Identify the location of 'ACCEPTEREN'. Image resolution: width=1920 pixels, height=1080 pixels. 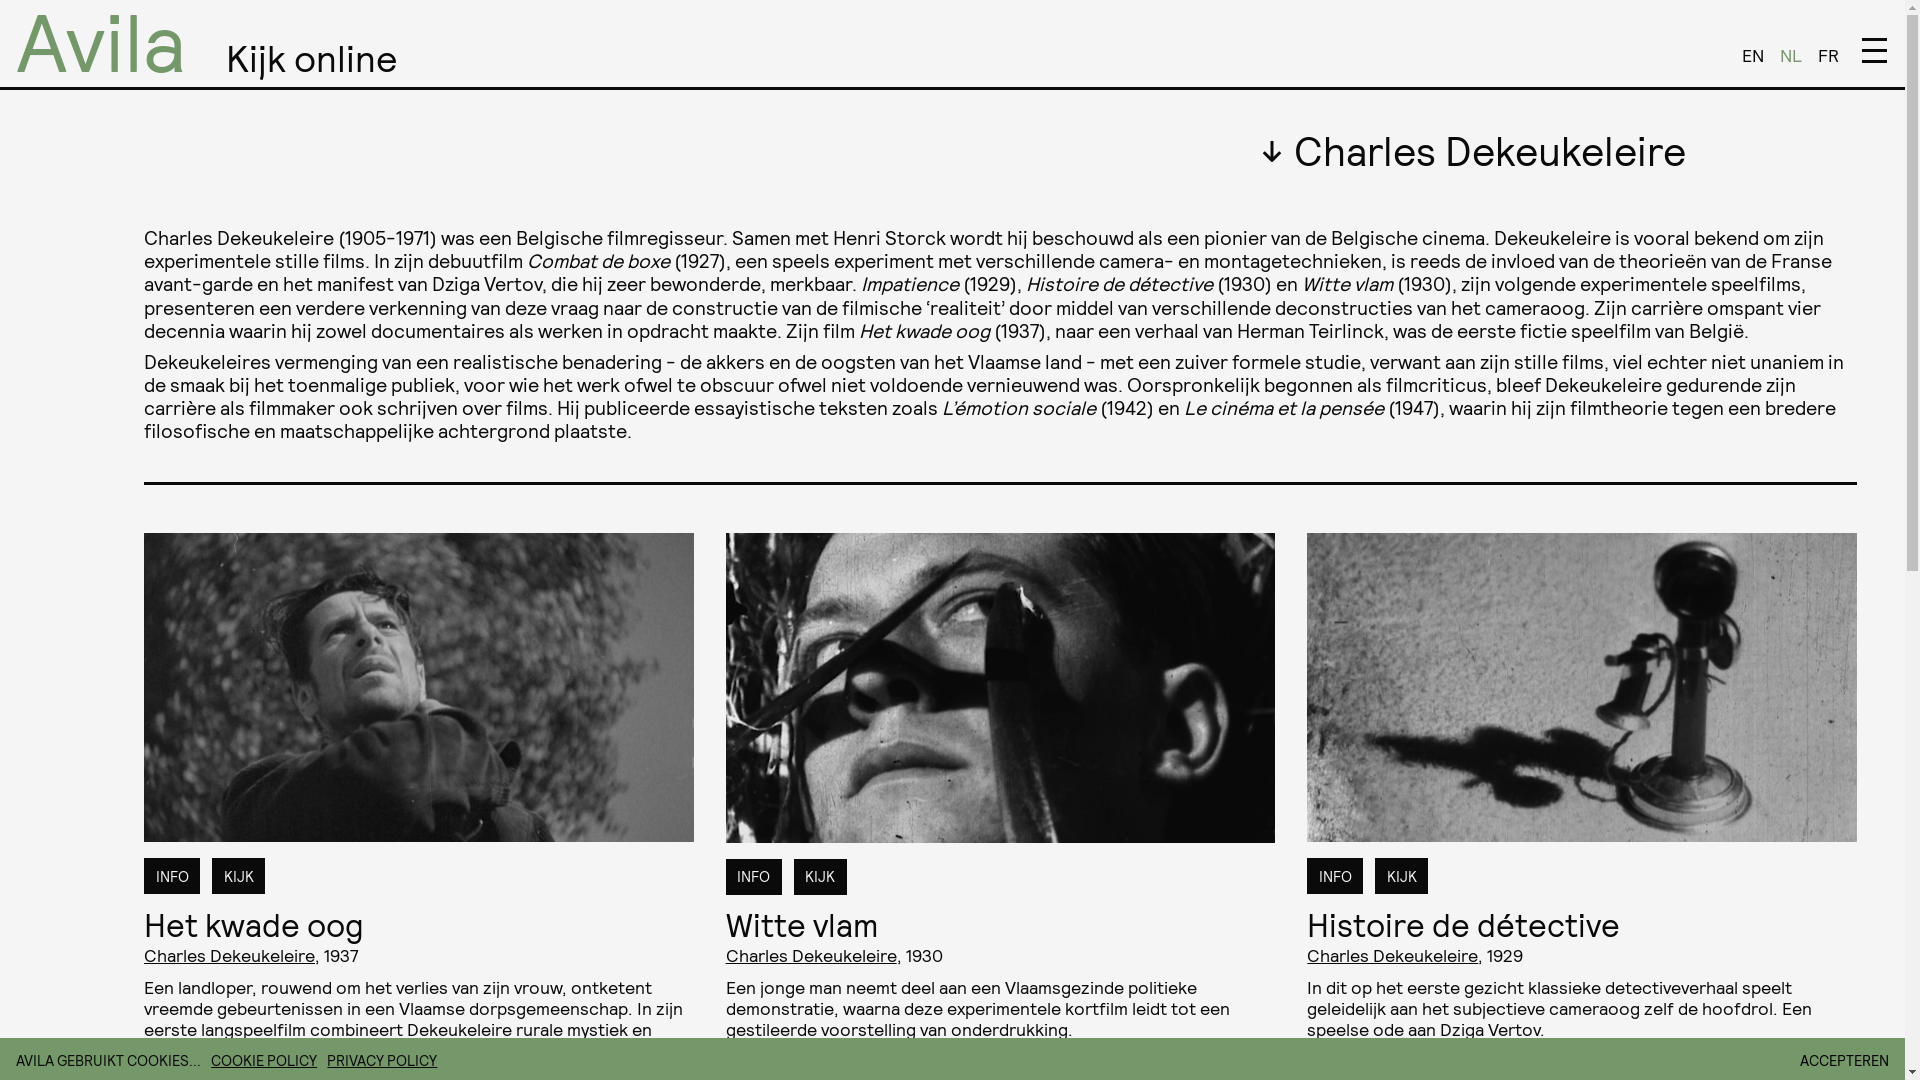
(1800, 1059).